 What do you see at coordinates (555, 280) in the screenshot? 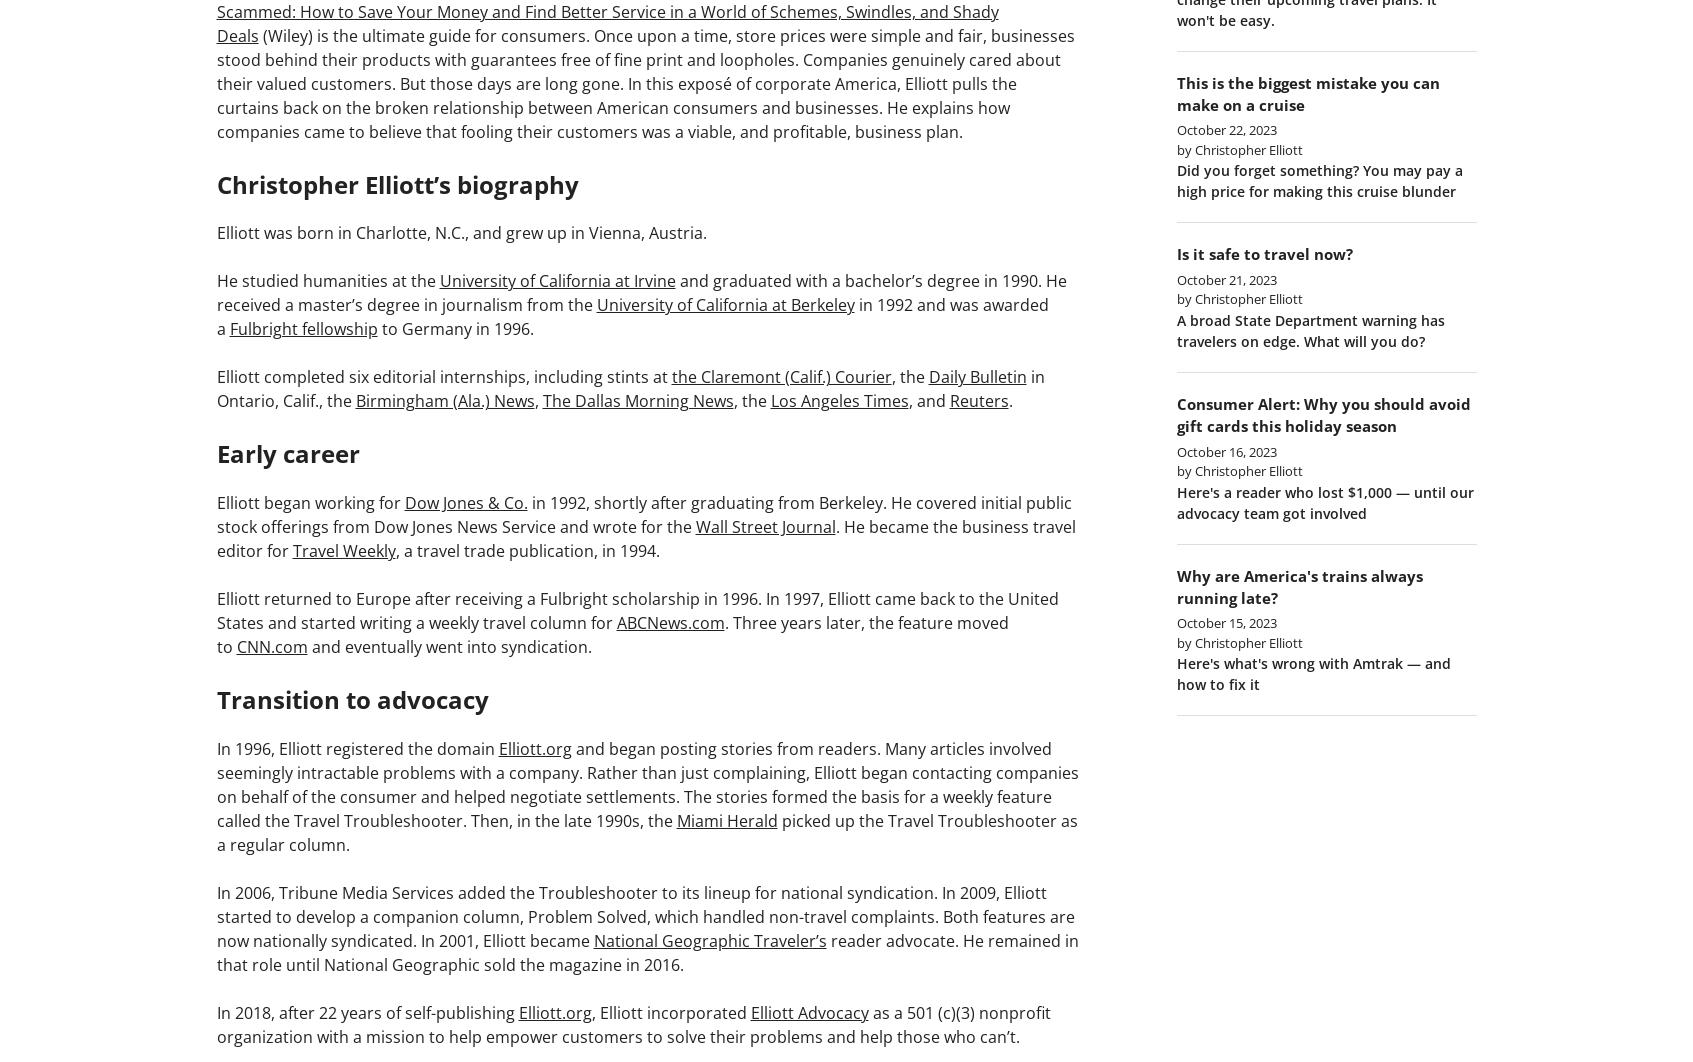
I see `'University of California at Irvine'` at bounding box center [555, 280].